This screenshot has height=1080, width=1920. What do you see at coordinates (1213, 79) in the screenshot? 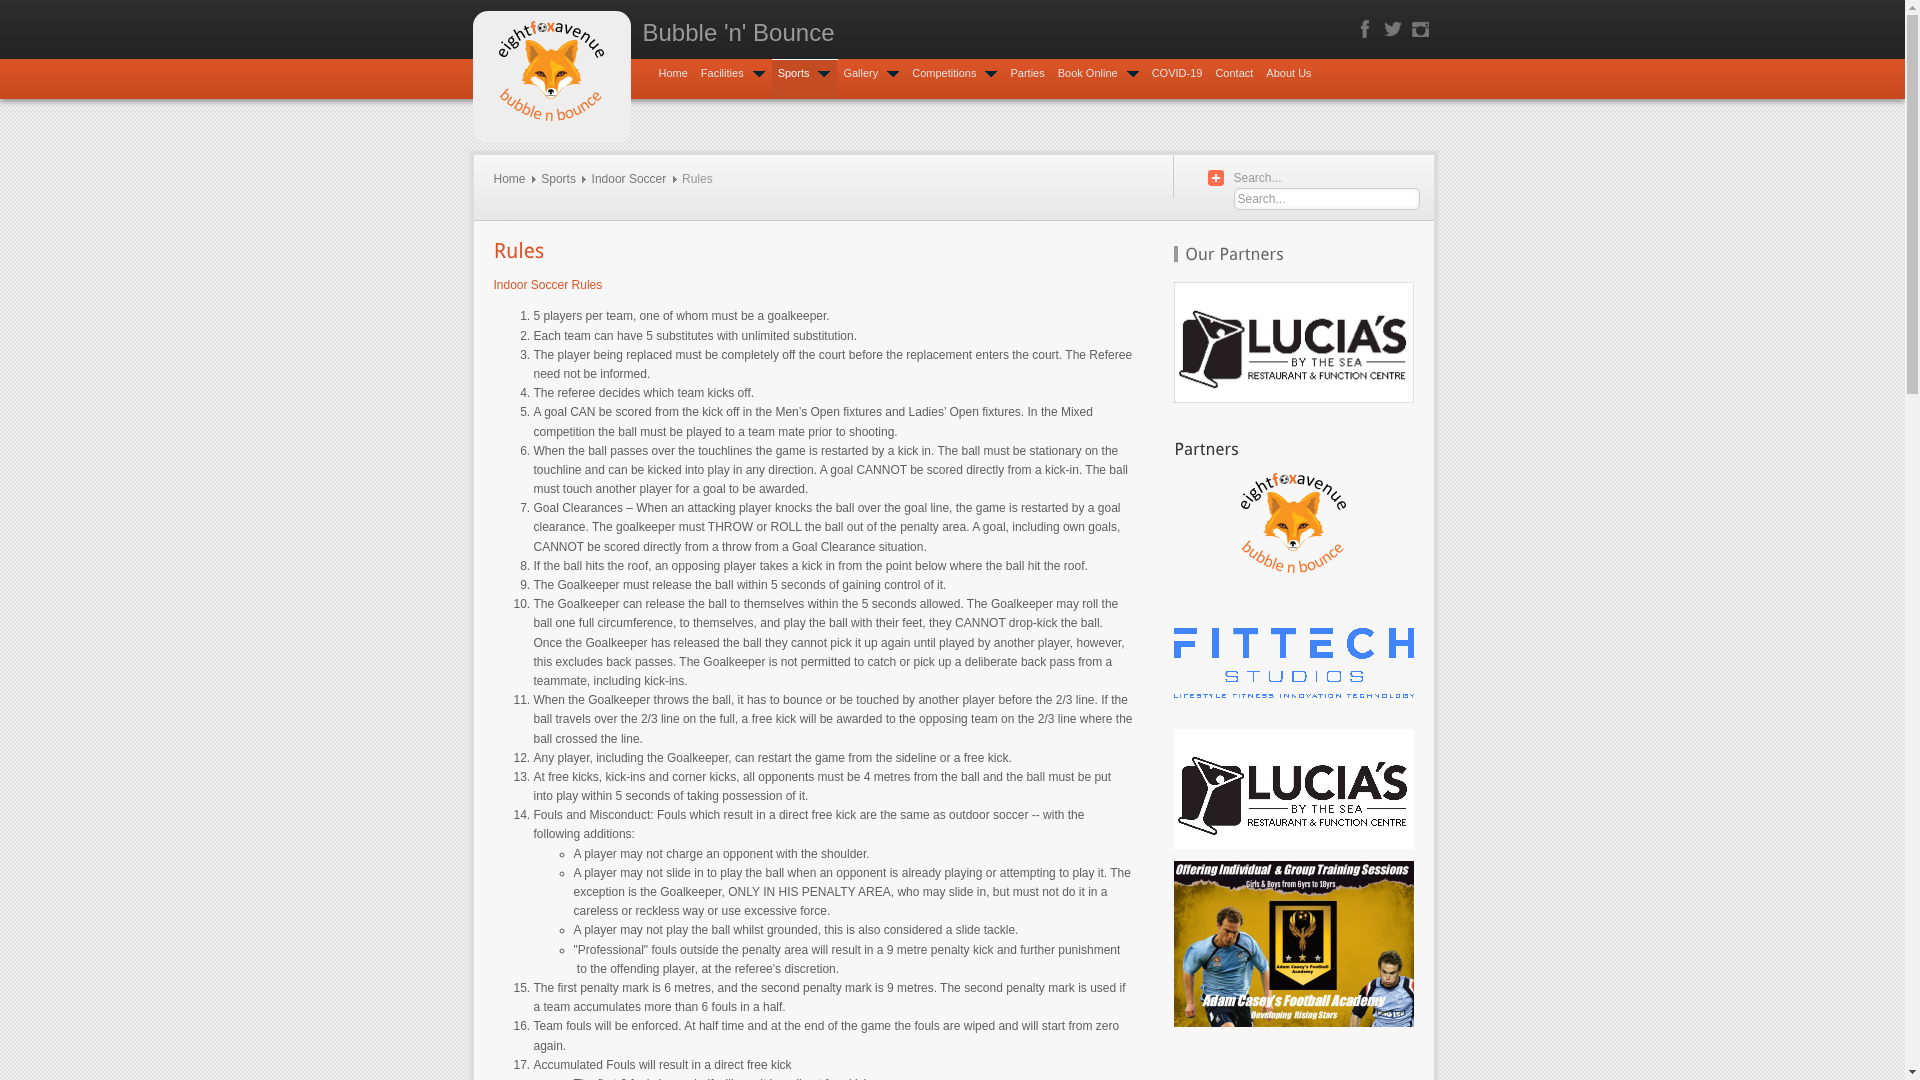
I see `'Contact'` at bounding box center [1213, 79].